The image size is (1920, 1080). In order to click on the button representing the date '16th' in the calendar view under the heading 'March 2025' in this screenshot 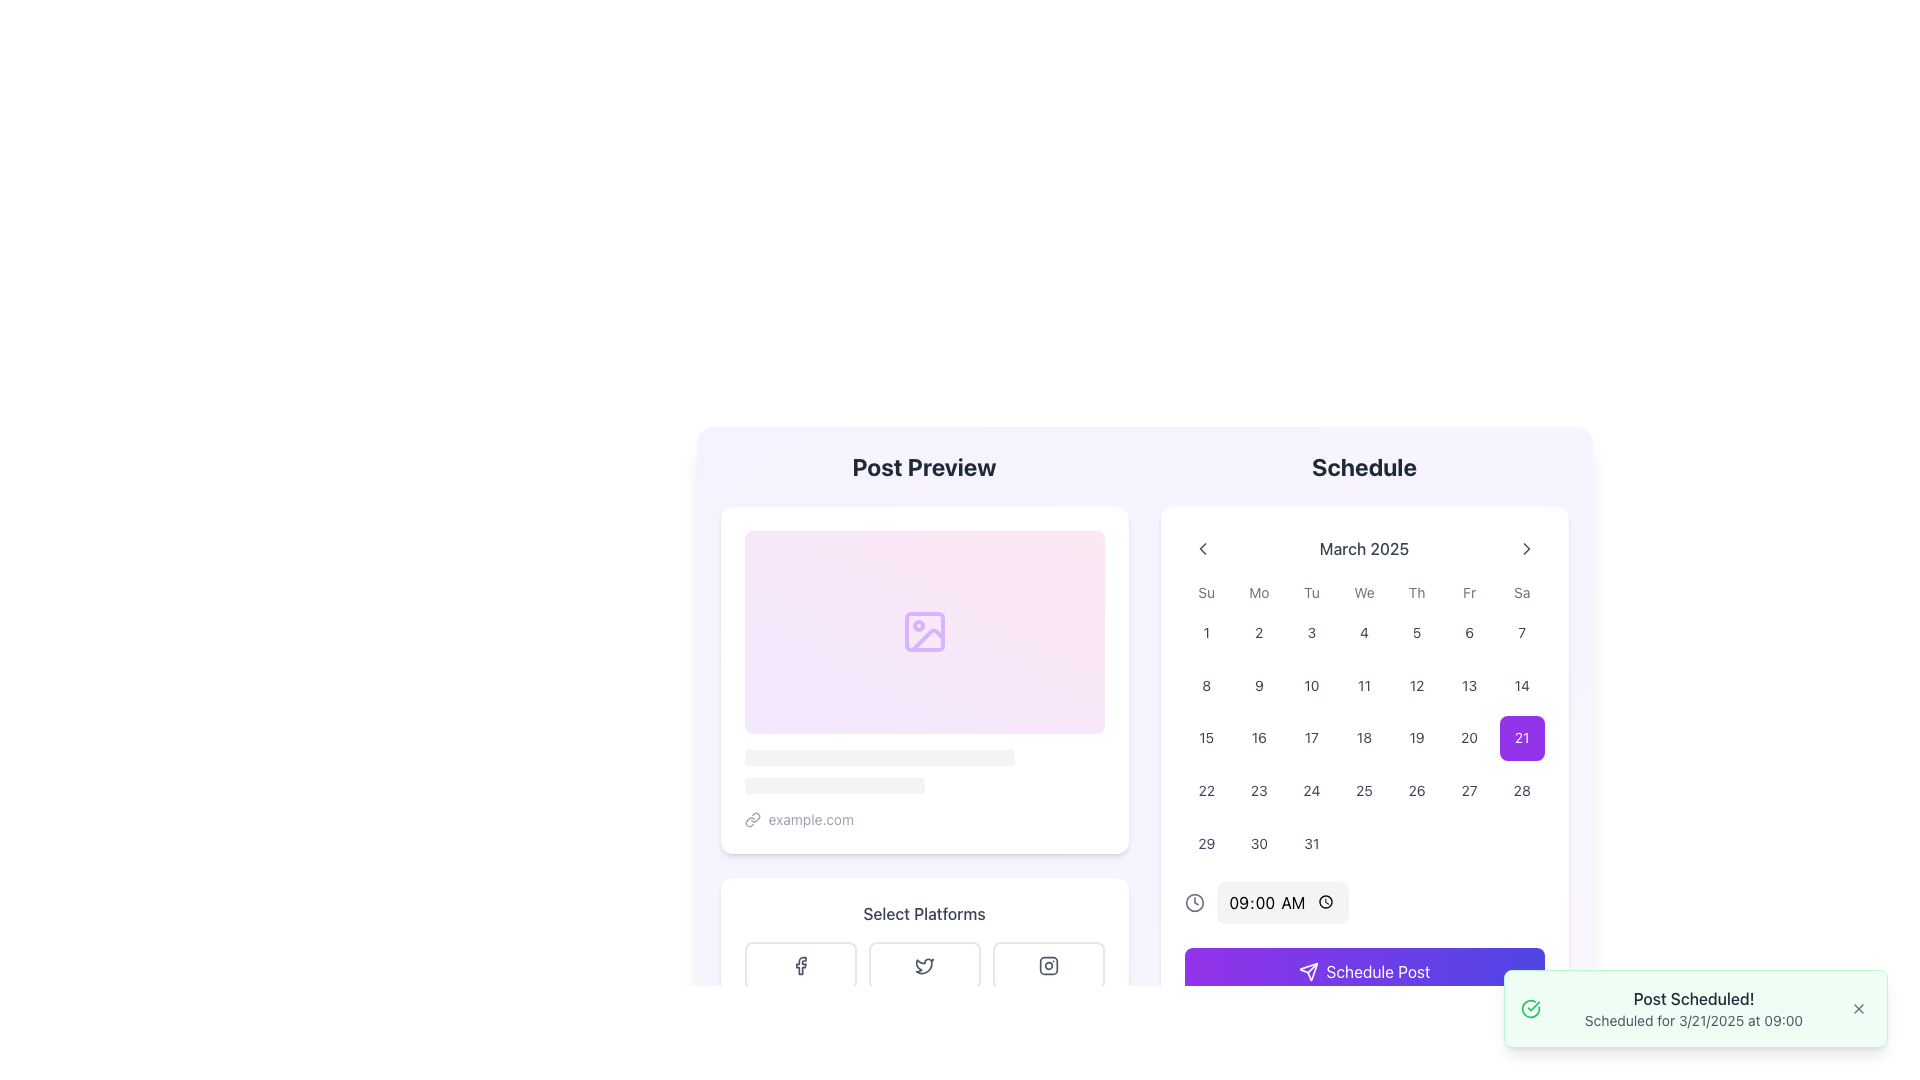, I will do `click(1258, 738)`.